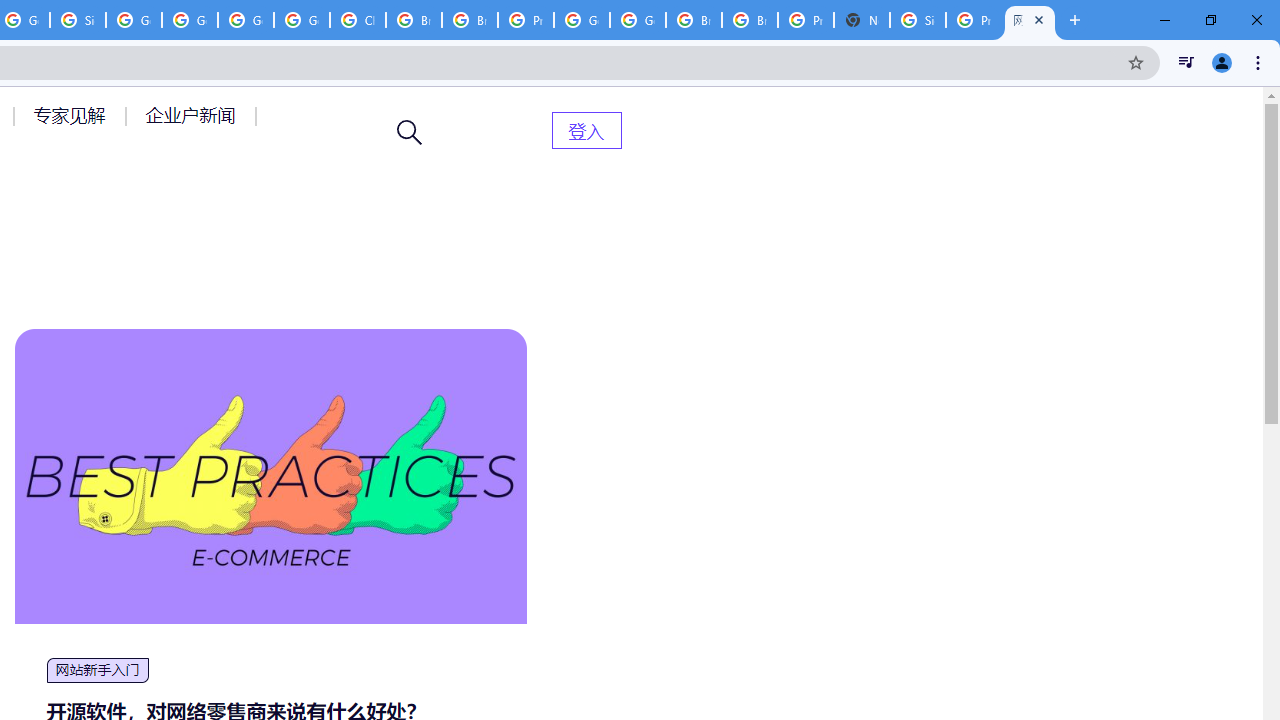 The width and height of the screenshot is (1280, 720). Describe the element at coordinates (581, 20) in the screenshot. I see `'Google Cloud Platform'` at that location.